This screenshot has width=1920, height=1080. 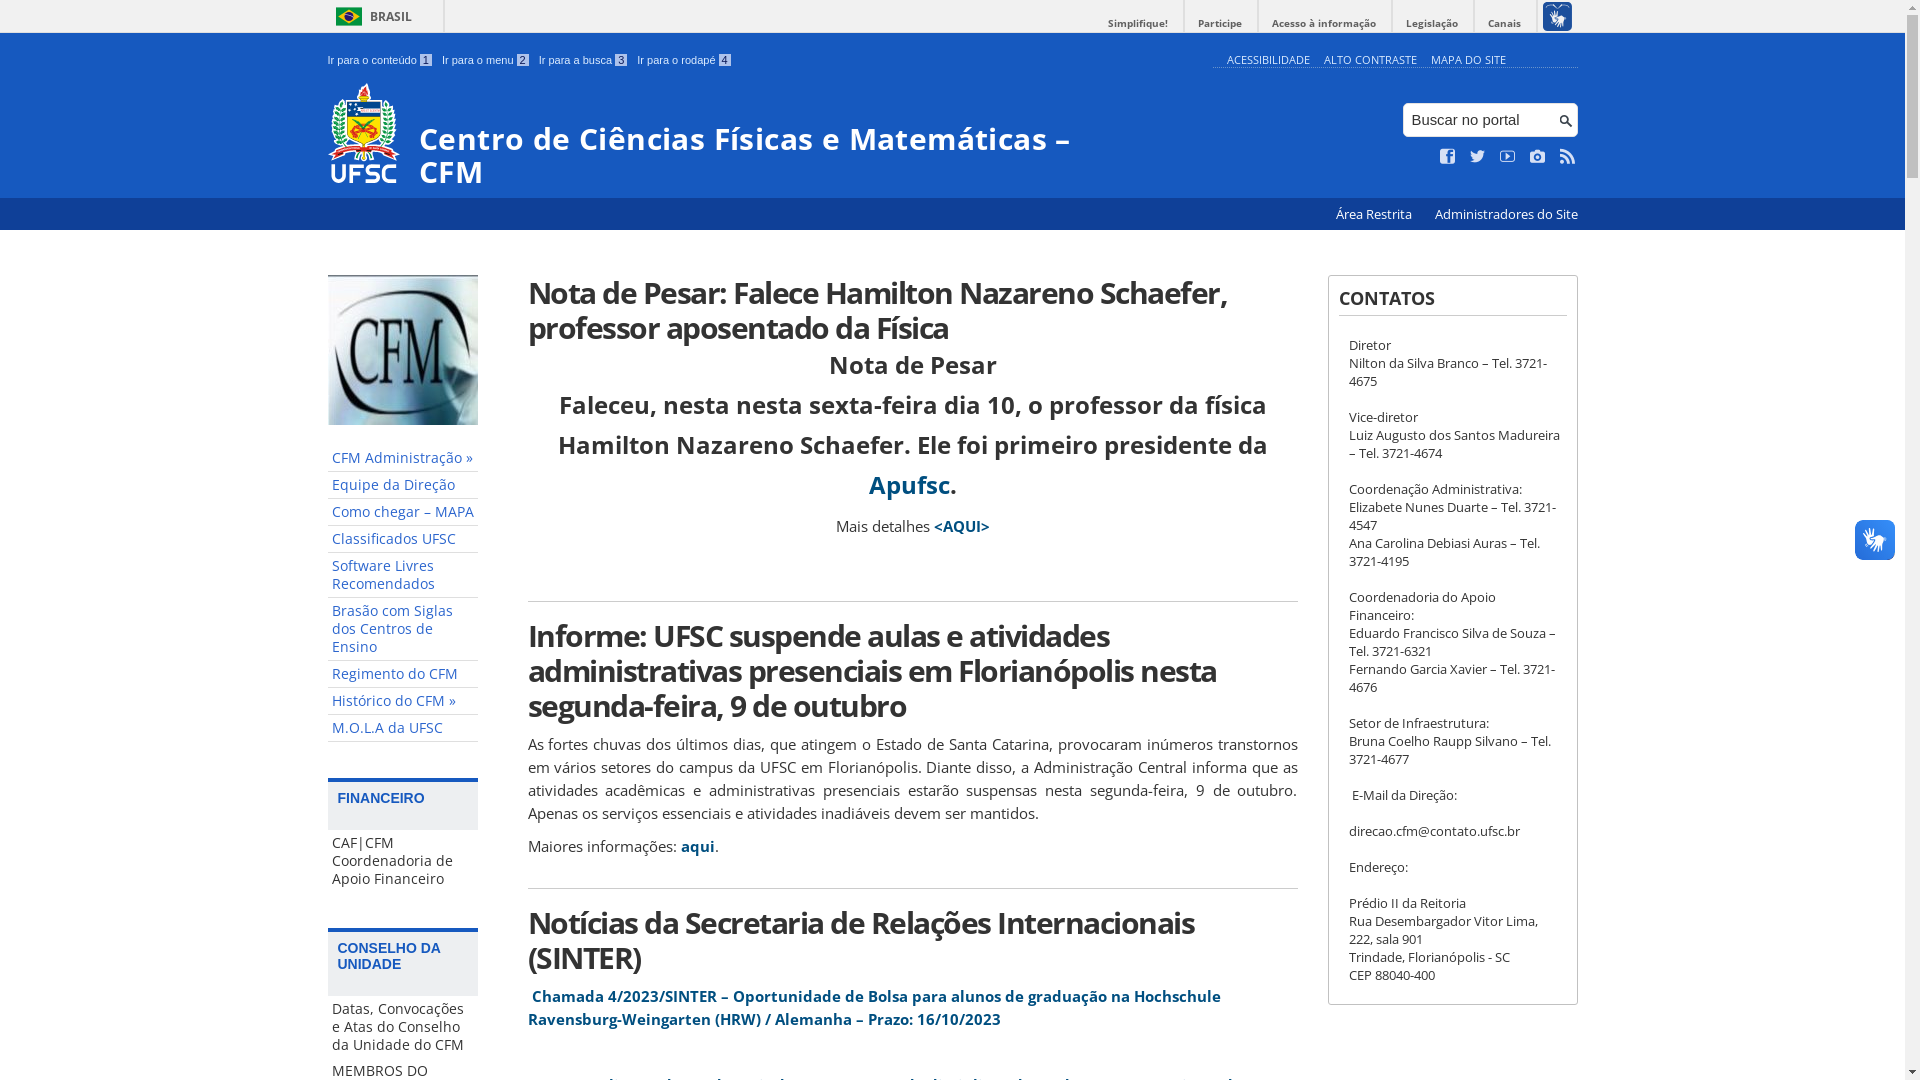 What do you see at coordinates (1137, 23) in the screenshot?
I see `'Simplifique!'` at bounding box center [1137, 23].